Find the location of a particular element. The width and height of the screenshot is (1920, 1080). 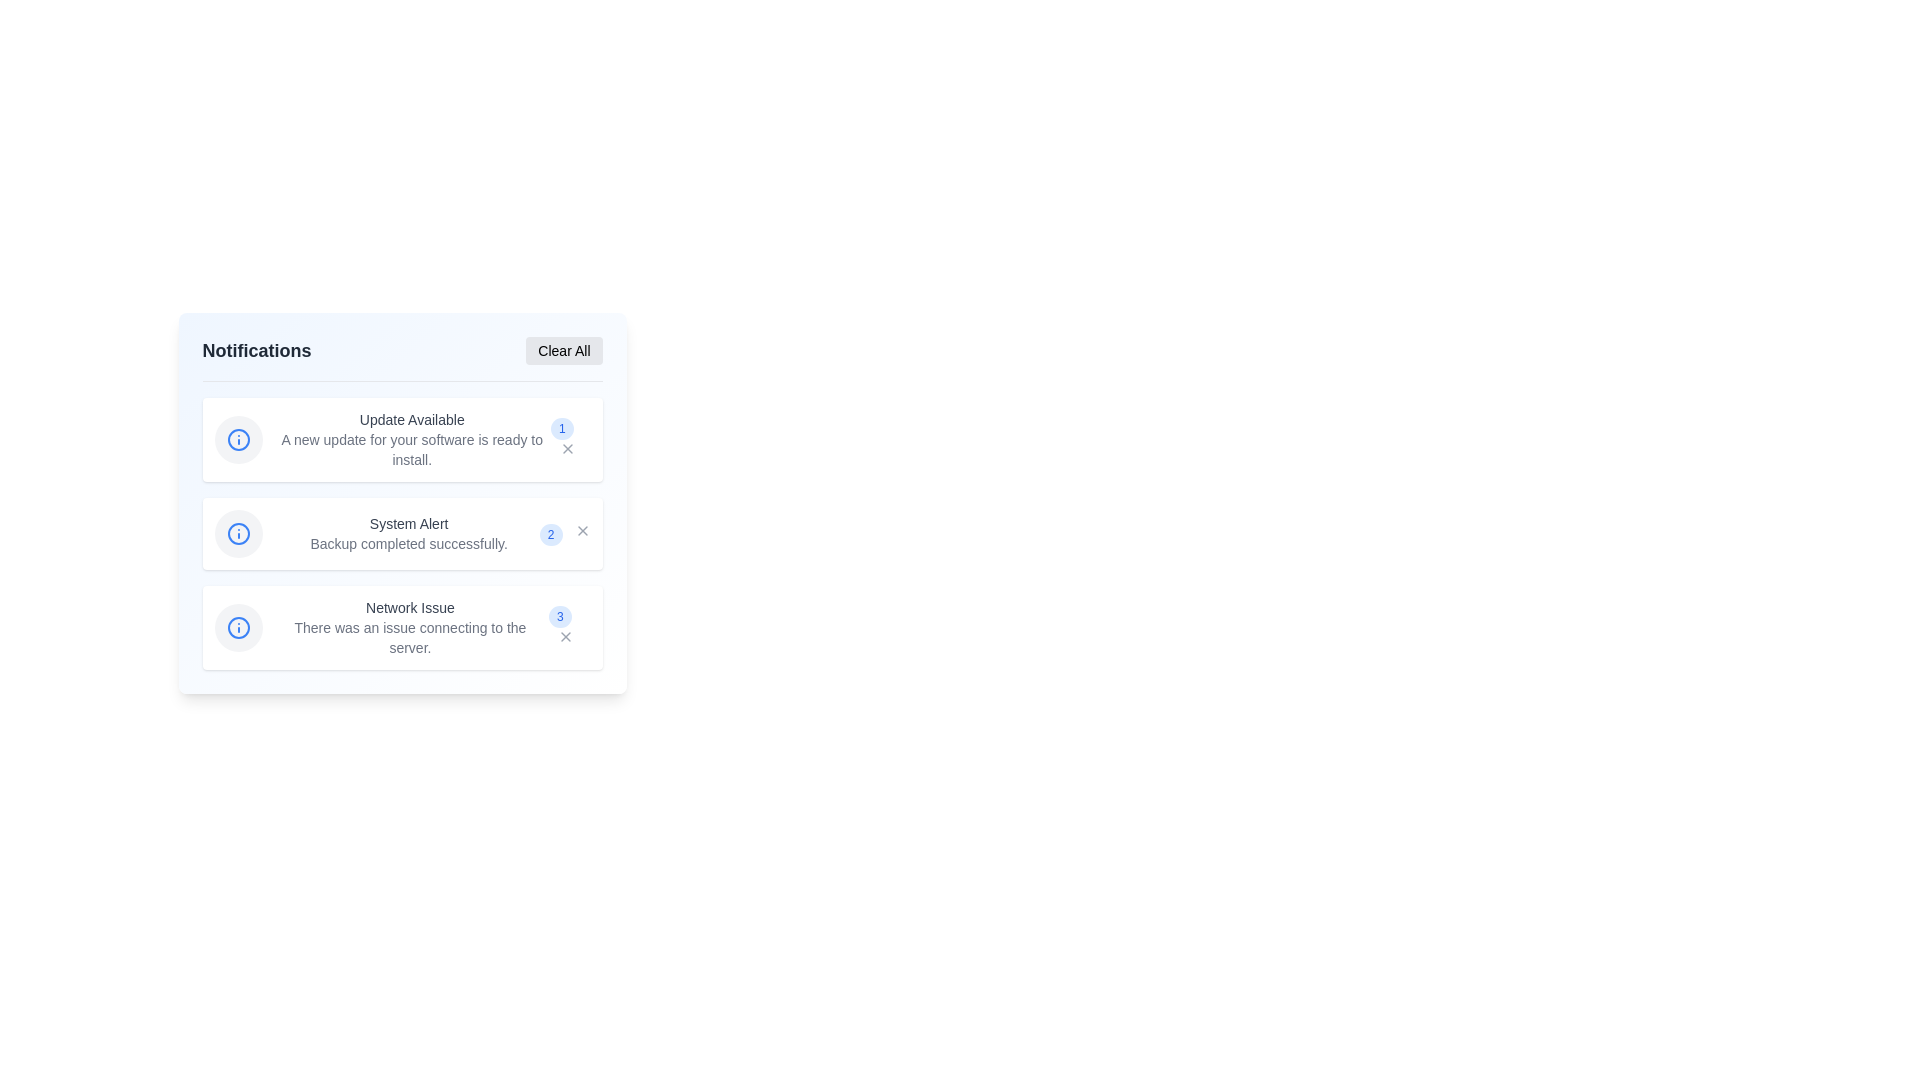

the innermost circular shape of the graphical icon located within a notification item, positioned to the left of the text content is located at coordinates (238, 627).